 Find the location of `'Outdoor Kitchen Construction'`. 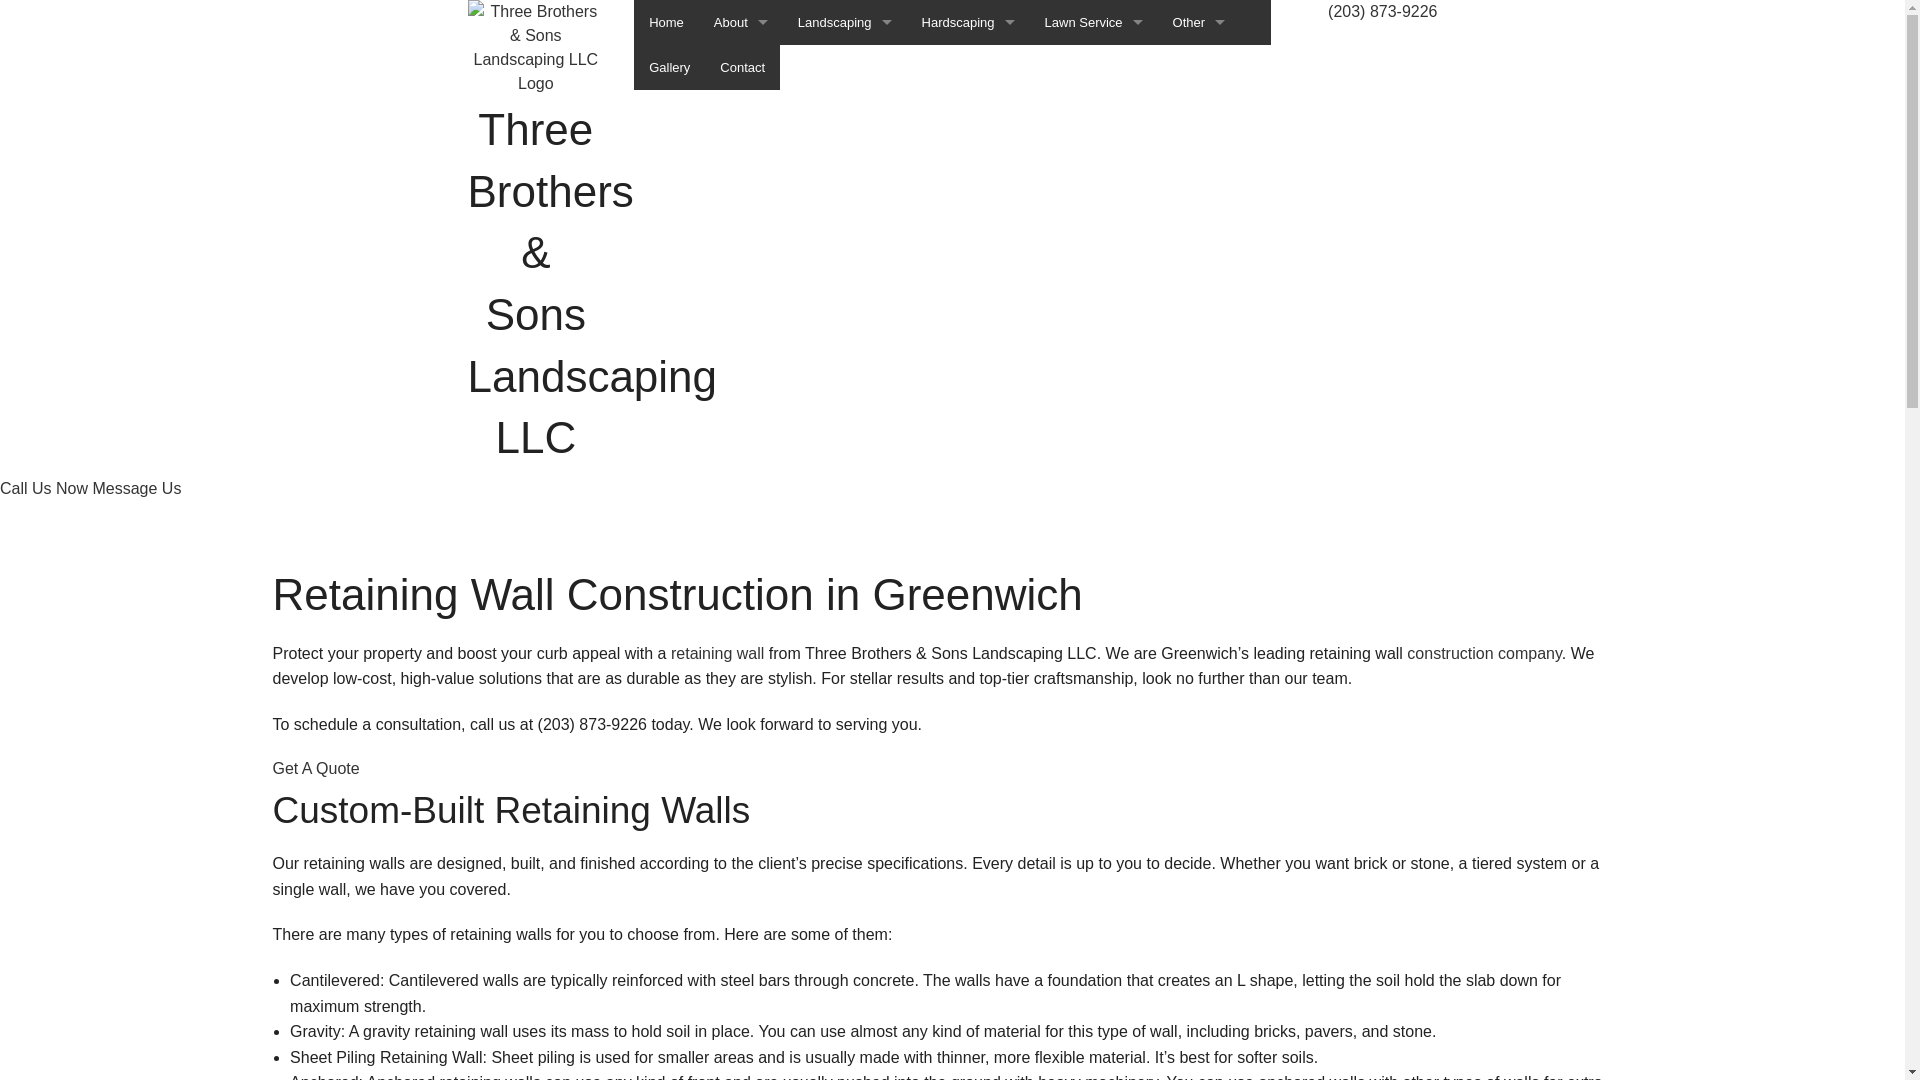

'Outdoor Kitchen Construction' is located at coordinates (906, 112).